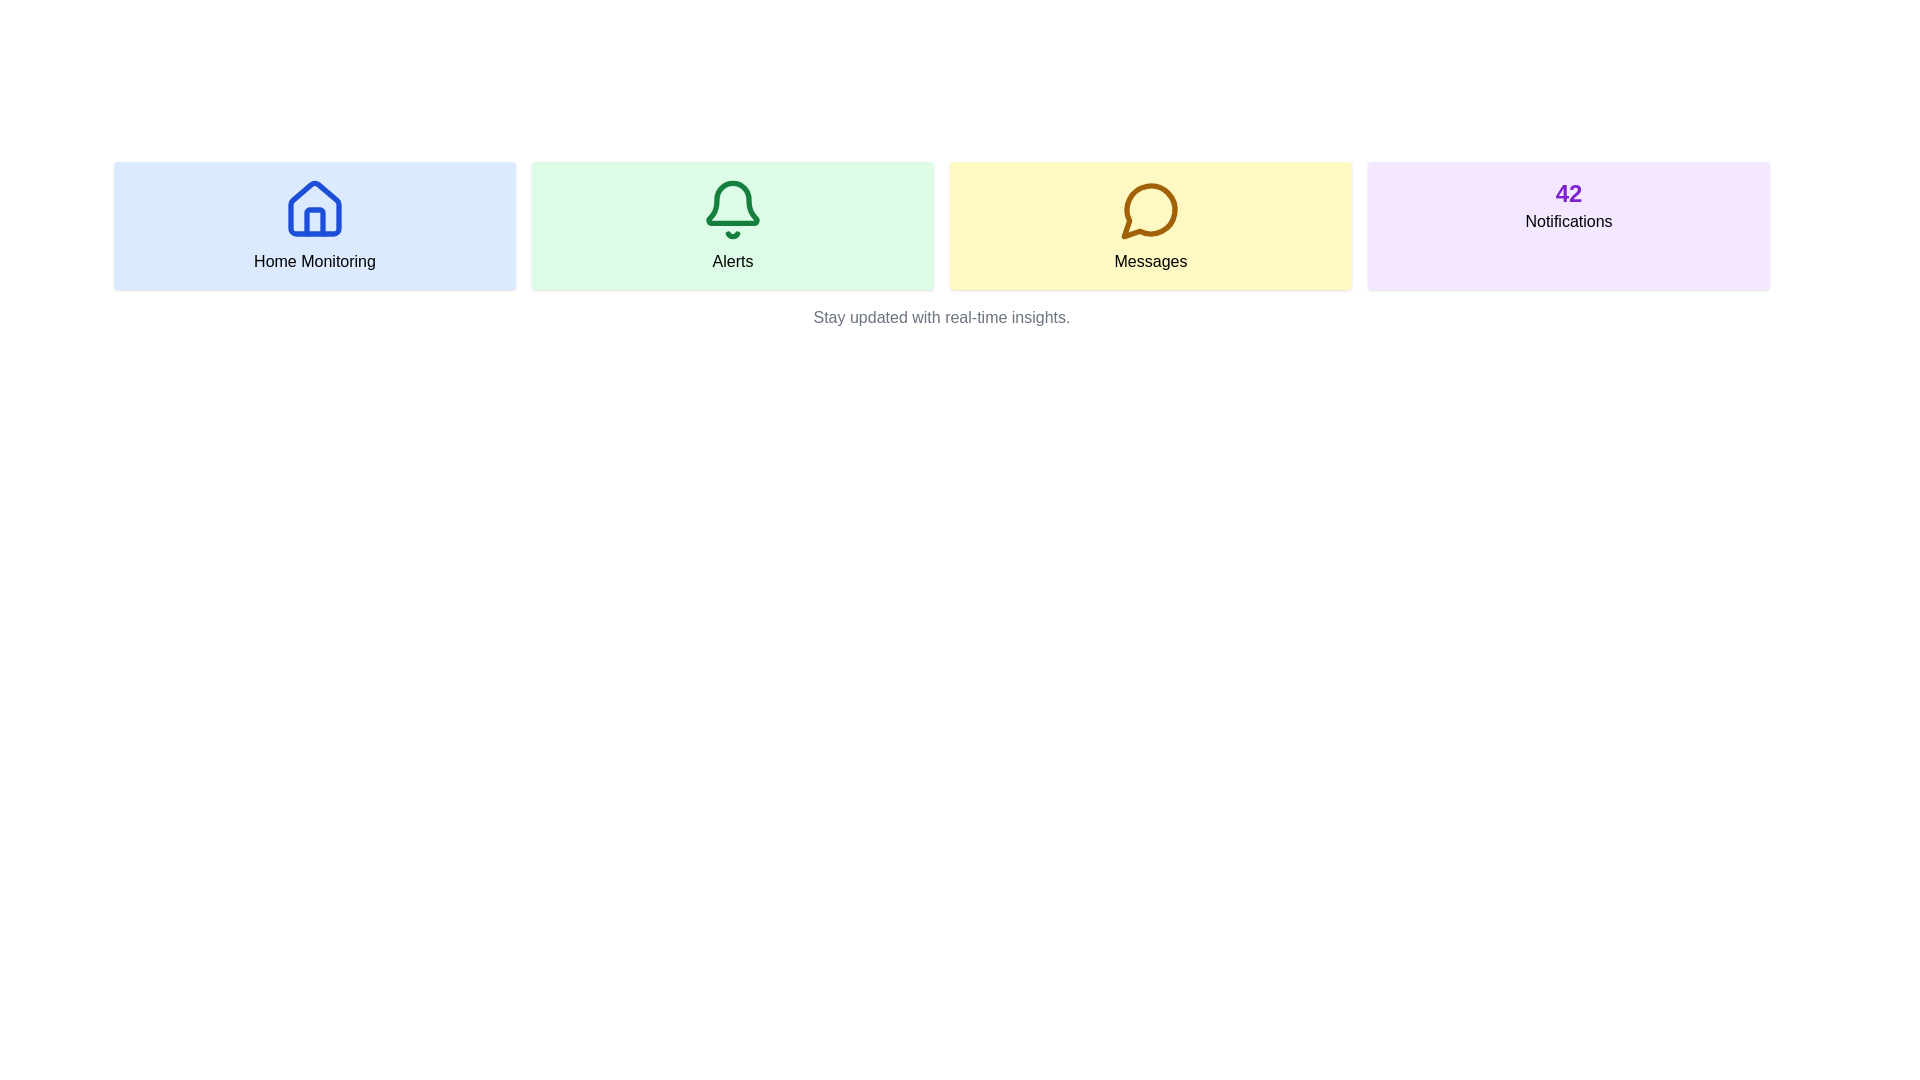 The image size is (1920, 1080). Describe the element at coordinates (314, 225) in the screenshot. I see `the Informational card displaying a house icon and the text 'Home Monitoring', located at the top-left of the grid` at that location.